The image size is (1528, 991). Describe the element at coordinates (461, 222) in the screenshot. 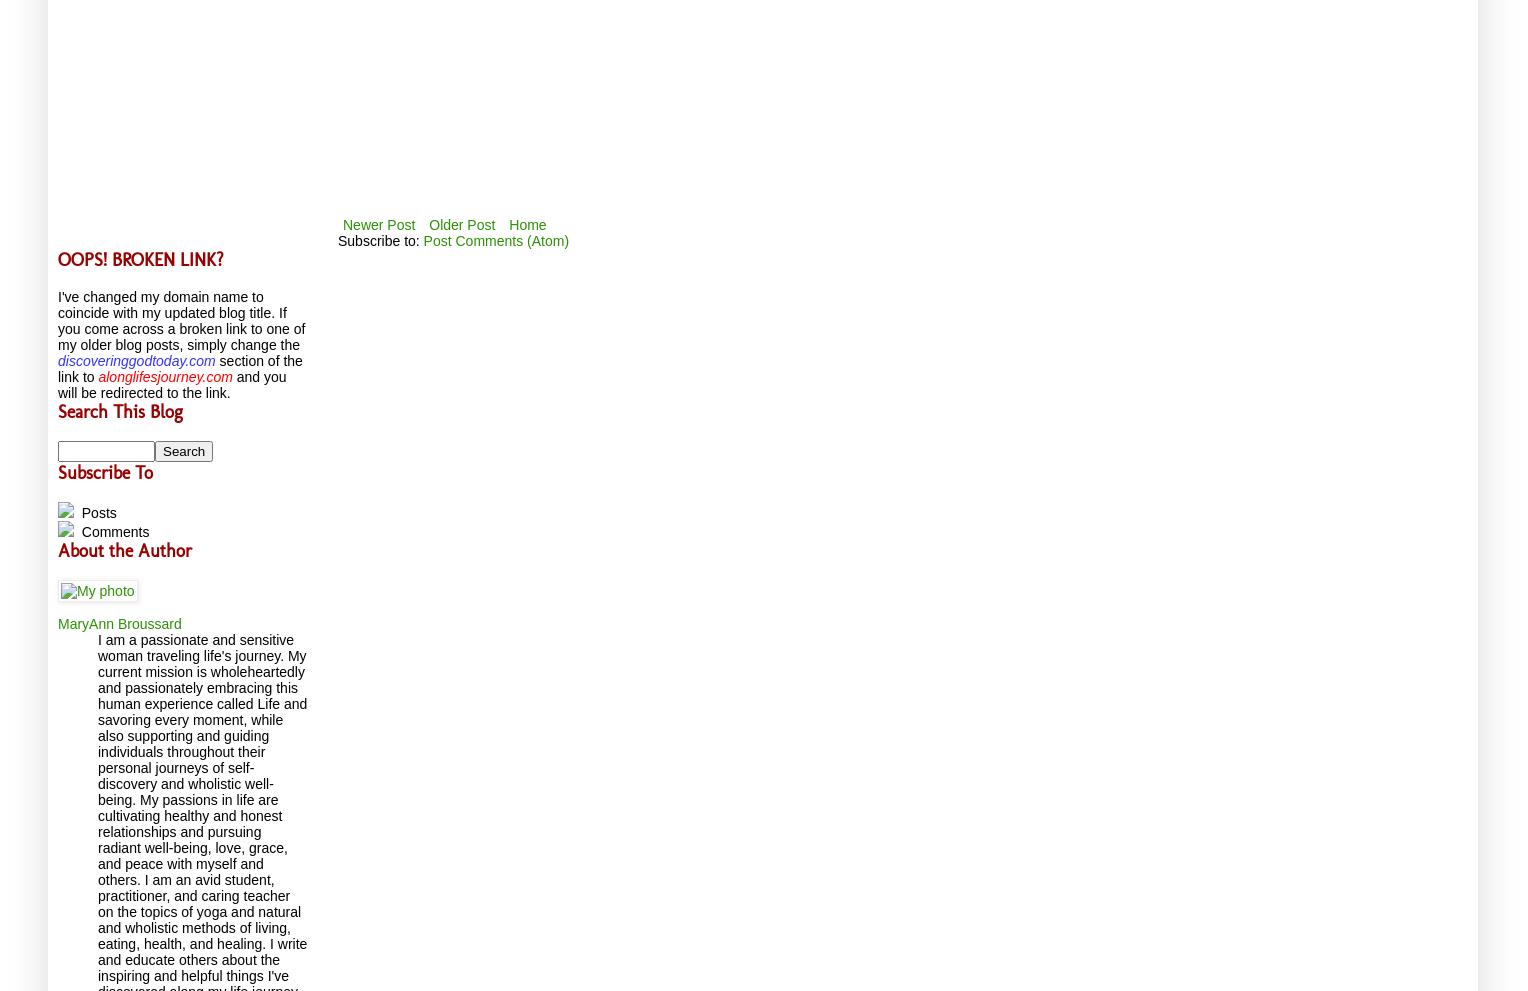

I see `'Older Post'` at that location.